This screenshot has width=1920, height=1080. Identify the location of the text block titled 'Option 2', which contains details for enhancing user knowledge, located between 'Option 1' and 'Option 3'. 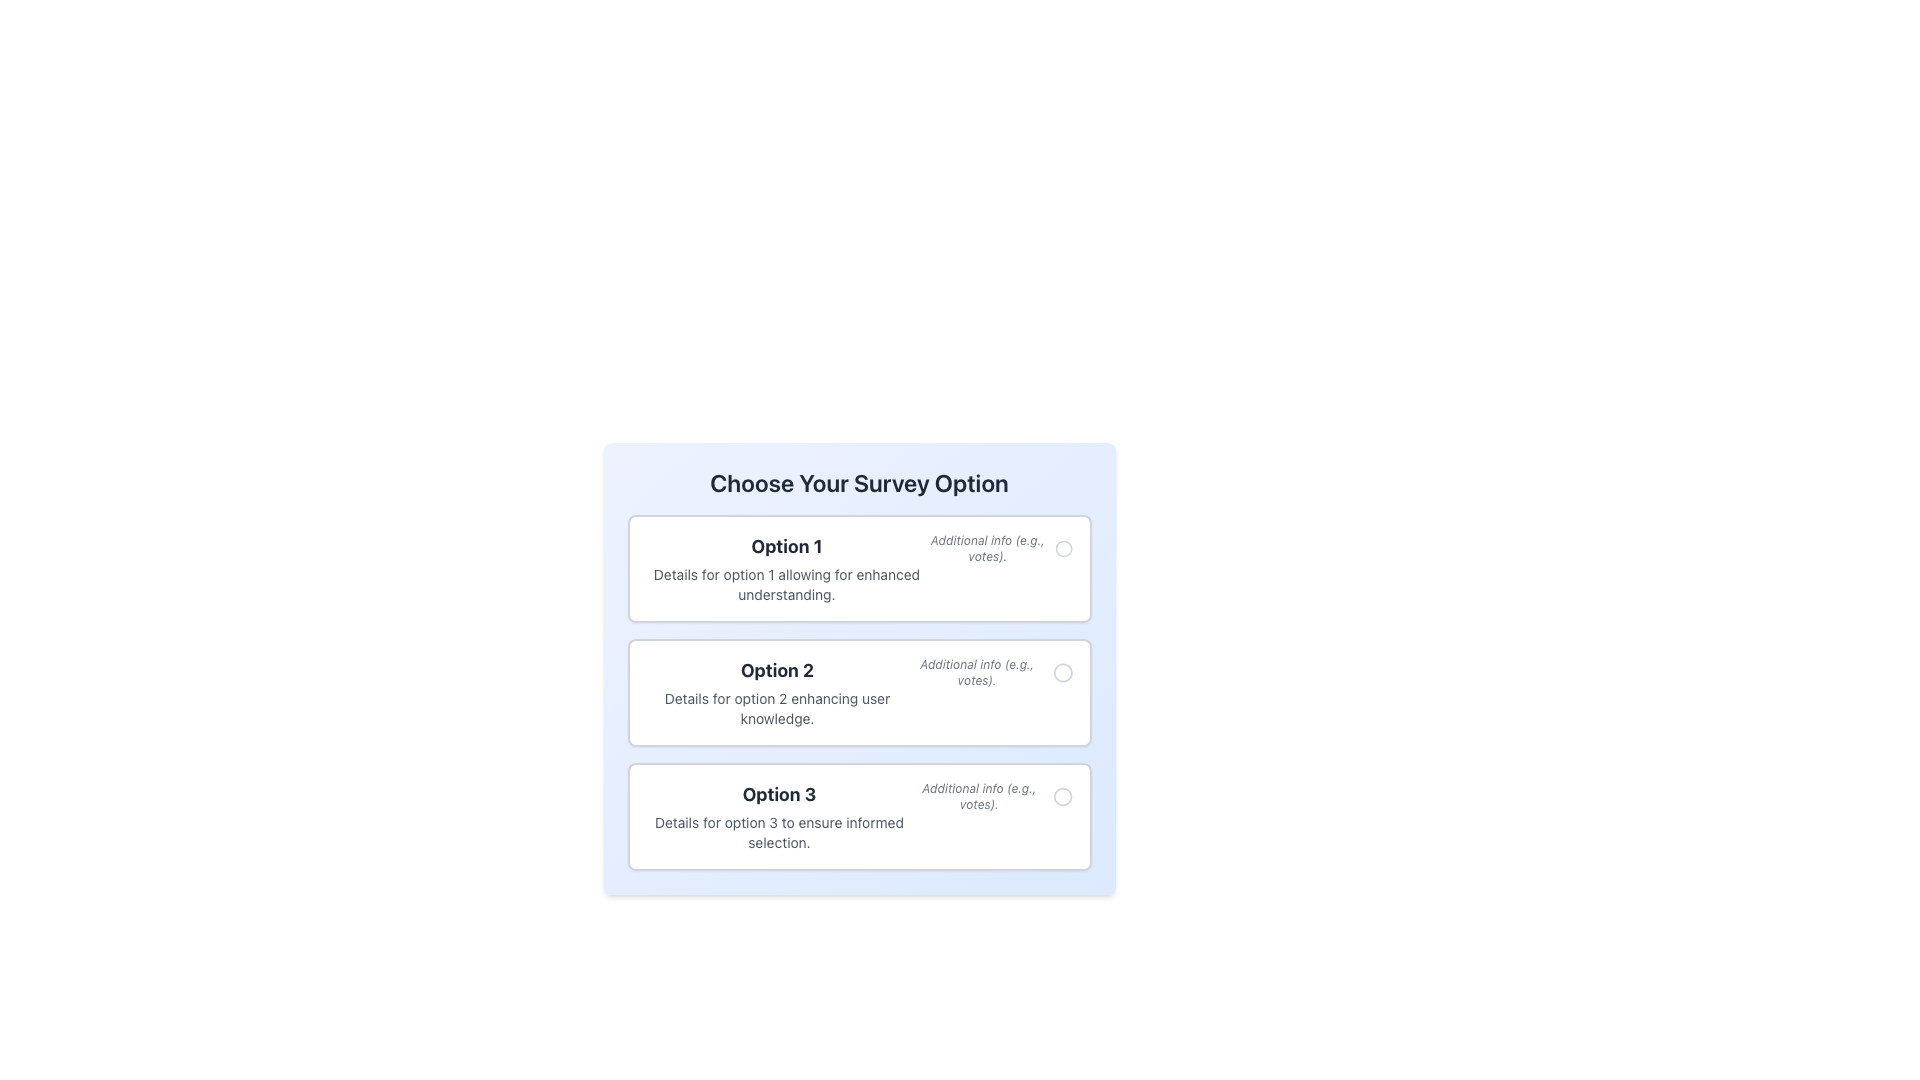
(776, 692).